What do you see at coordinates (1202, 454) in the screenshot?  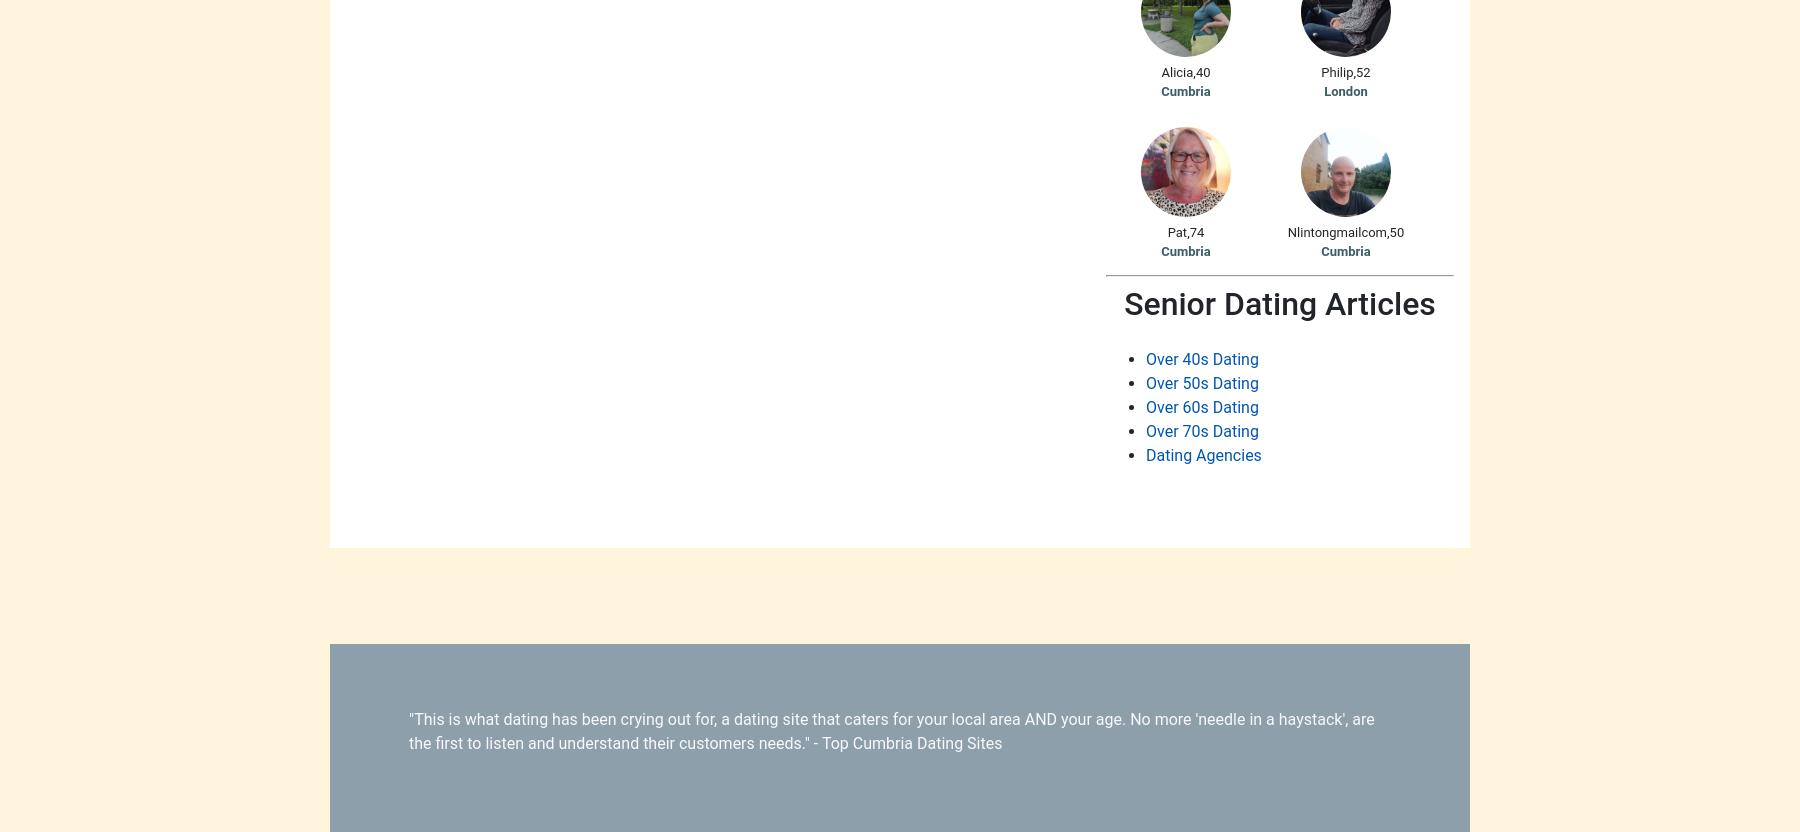 I see `'Dating Agencies'` at bounding box center [1202, 454].